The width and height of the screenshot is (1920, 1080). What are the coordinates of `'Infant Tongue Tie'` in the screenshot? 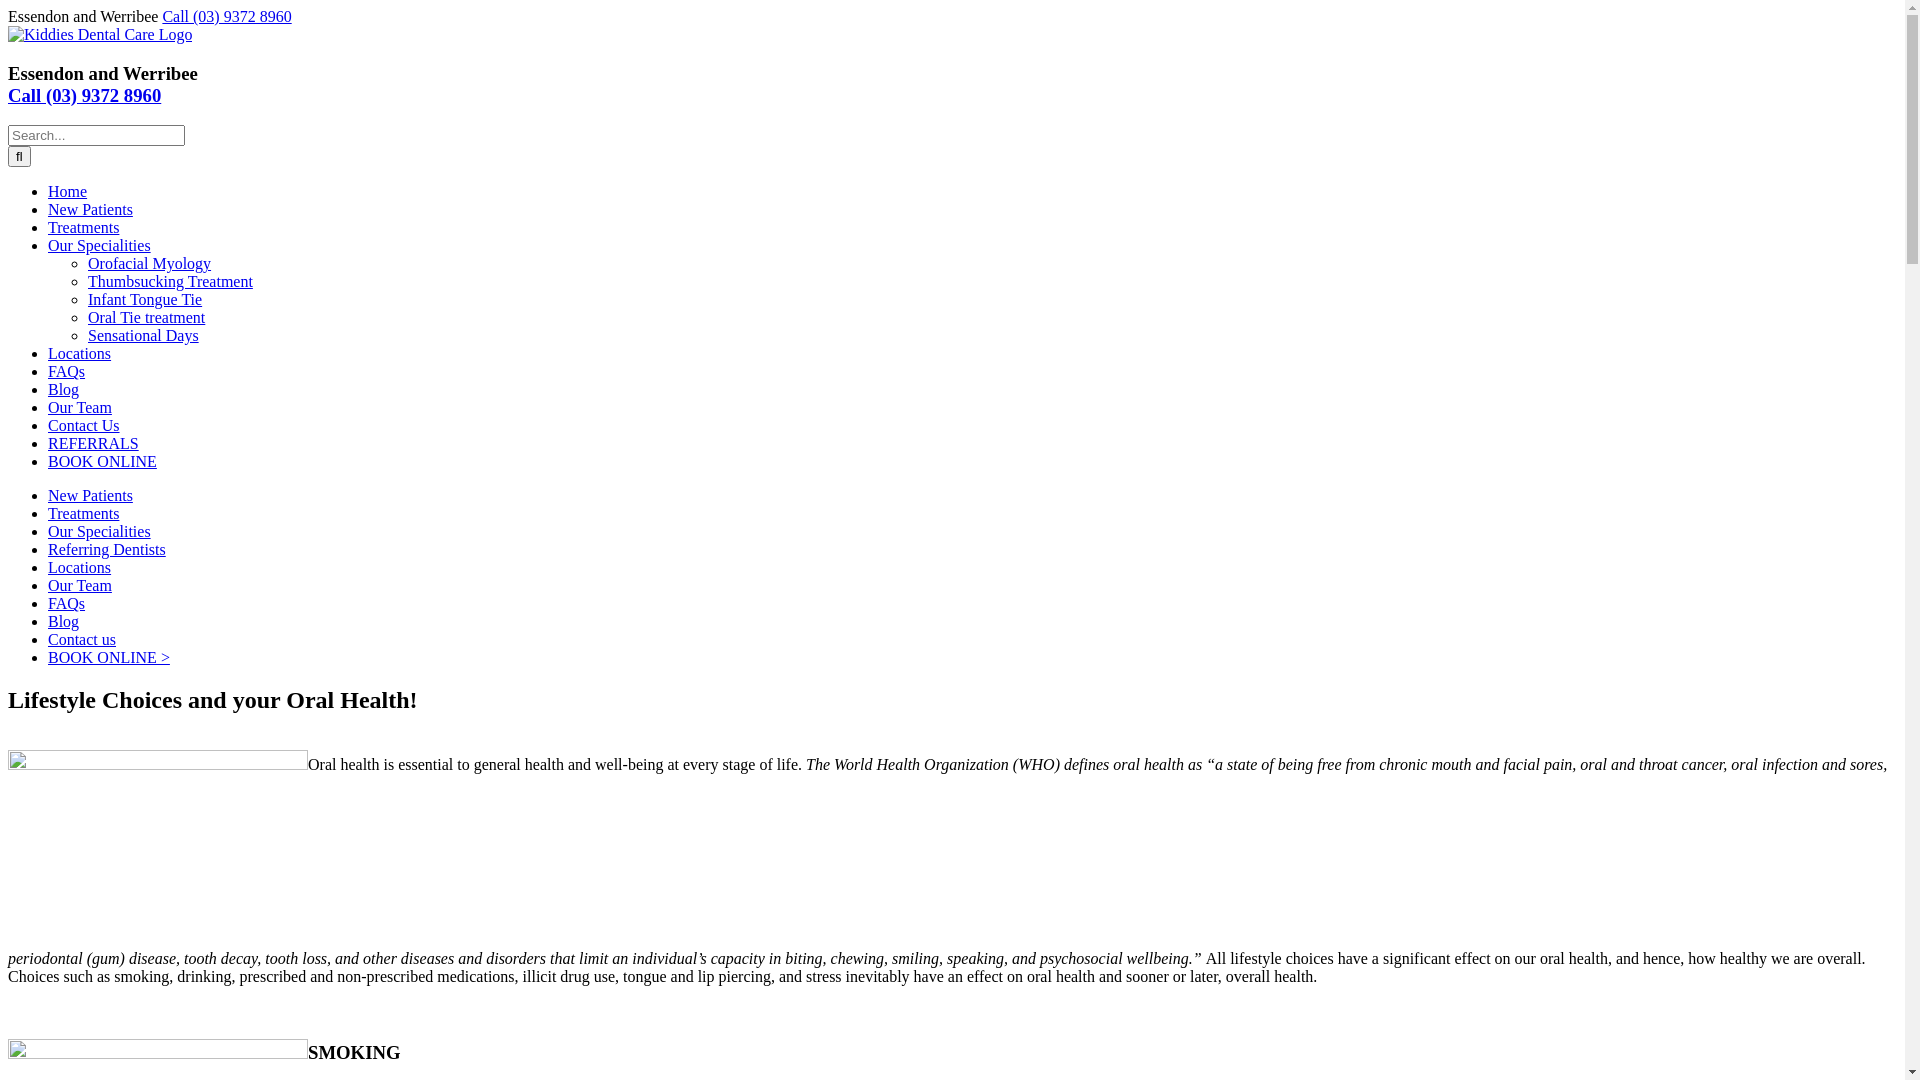 It's located at (143, 299).